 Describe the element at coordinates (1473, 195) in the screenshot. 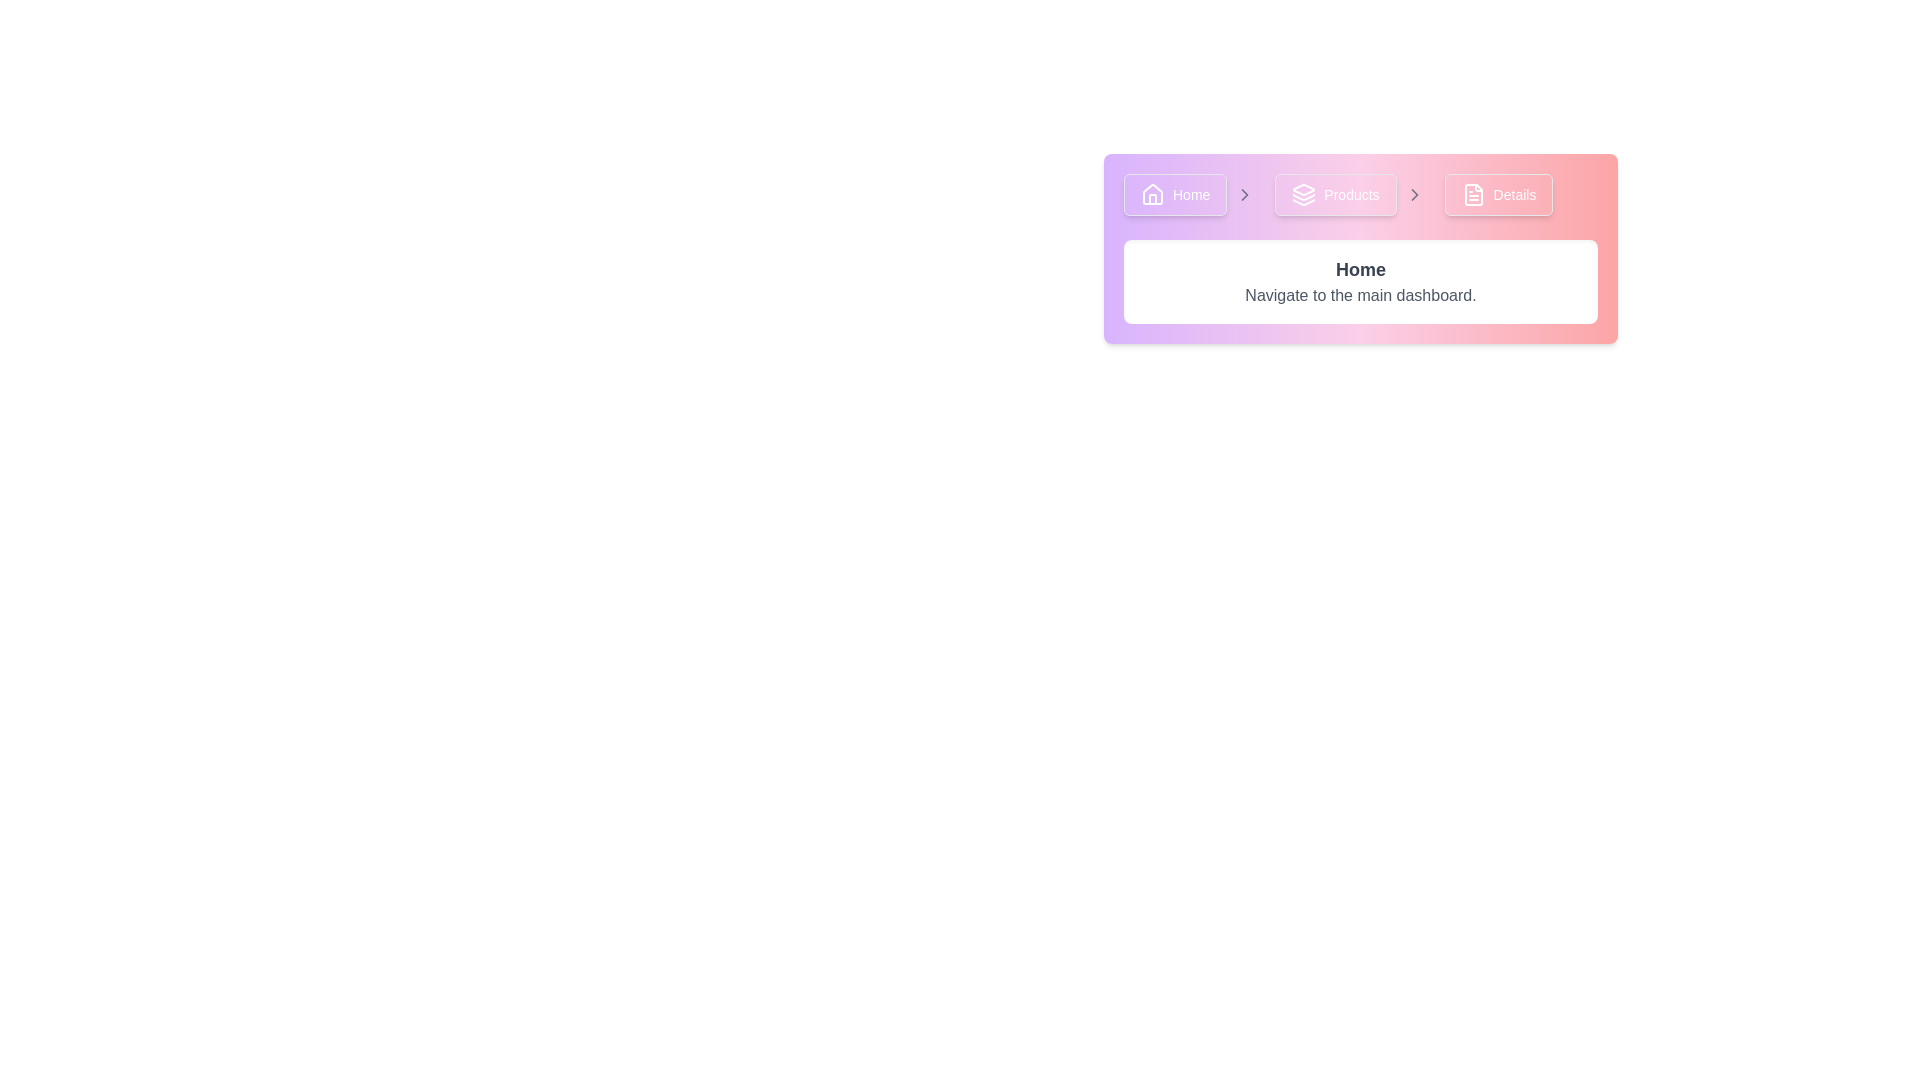

I see `the thin, rectangular icon in the breadcrumb navigation bar, which is located to the right of the 'Products' section and adjacent to the 'Details' section` at that location.